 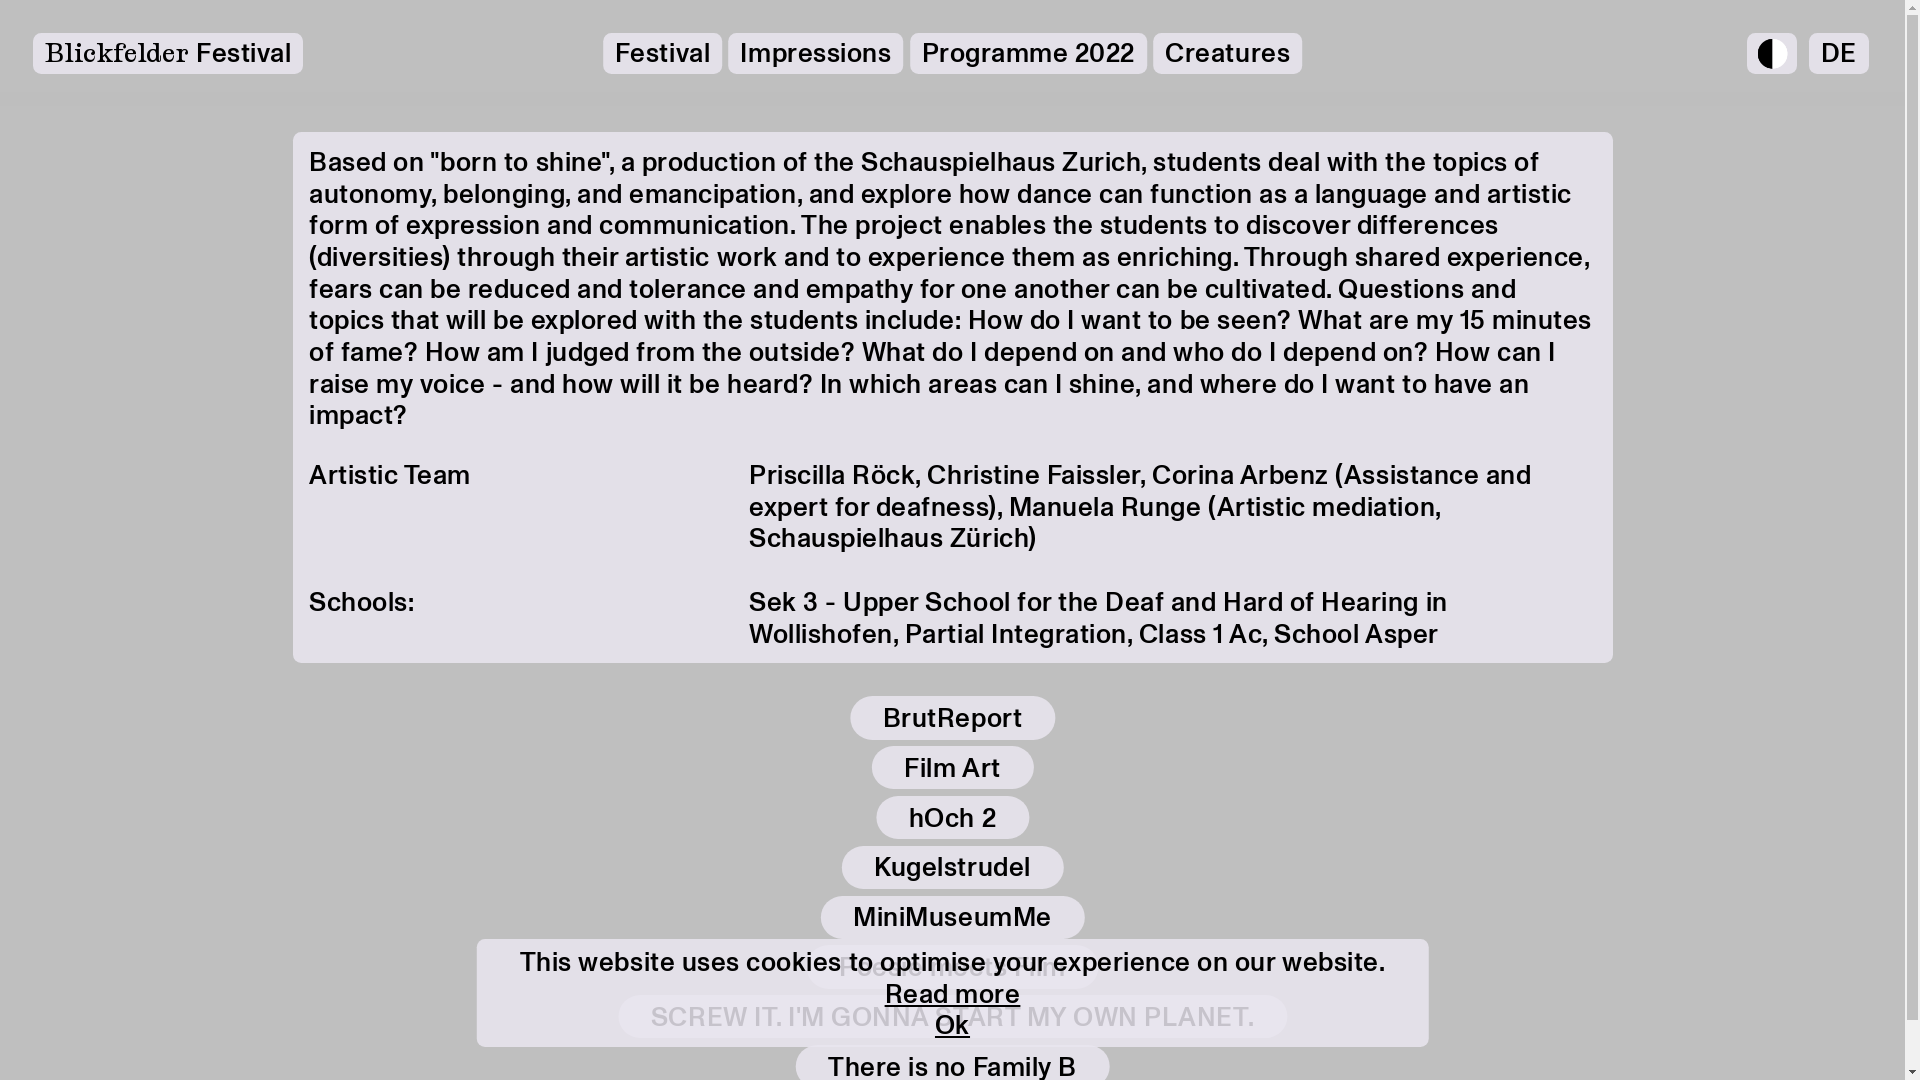 I want to click on 'DE', so click(x=1838, y=52).